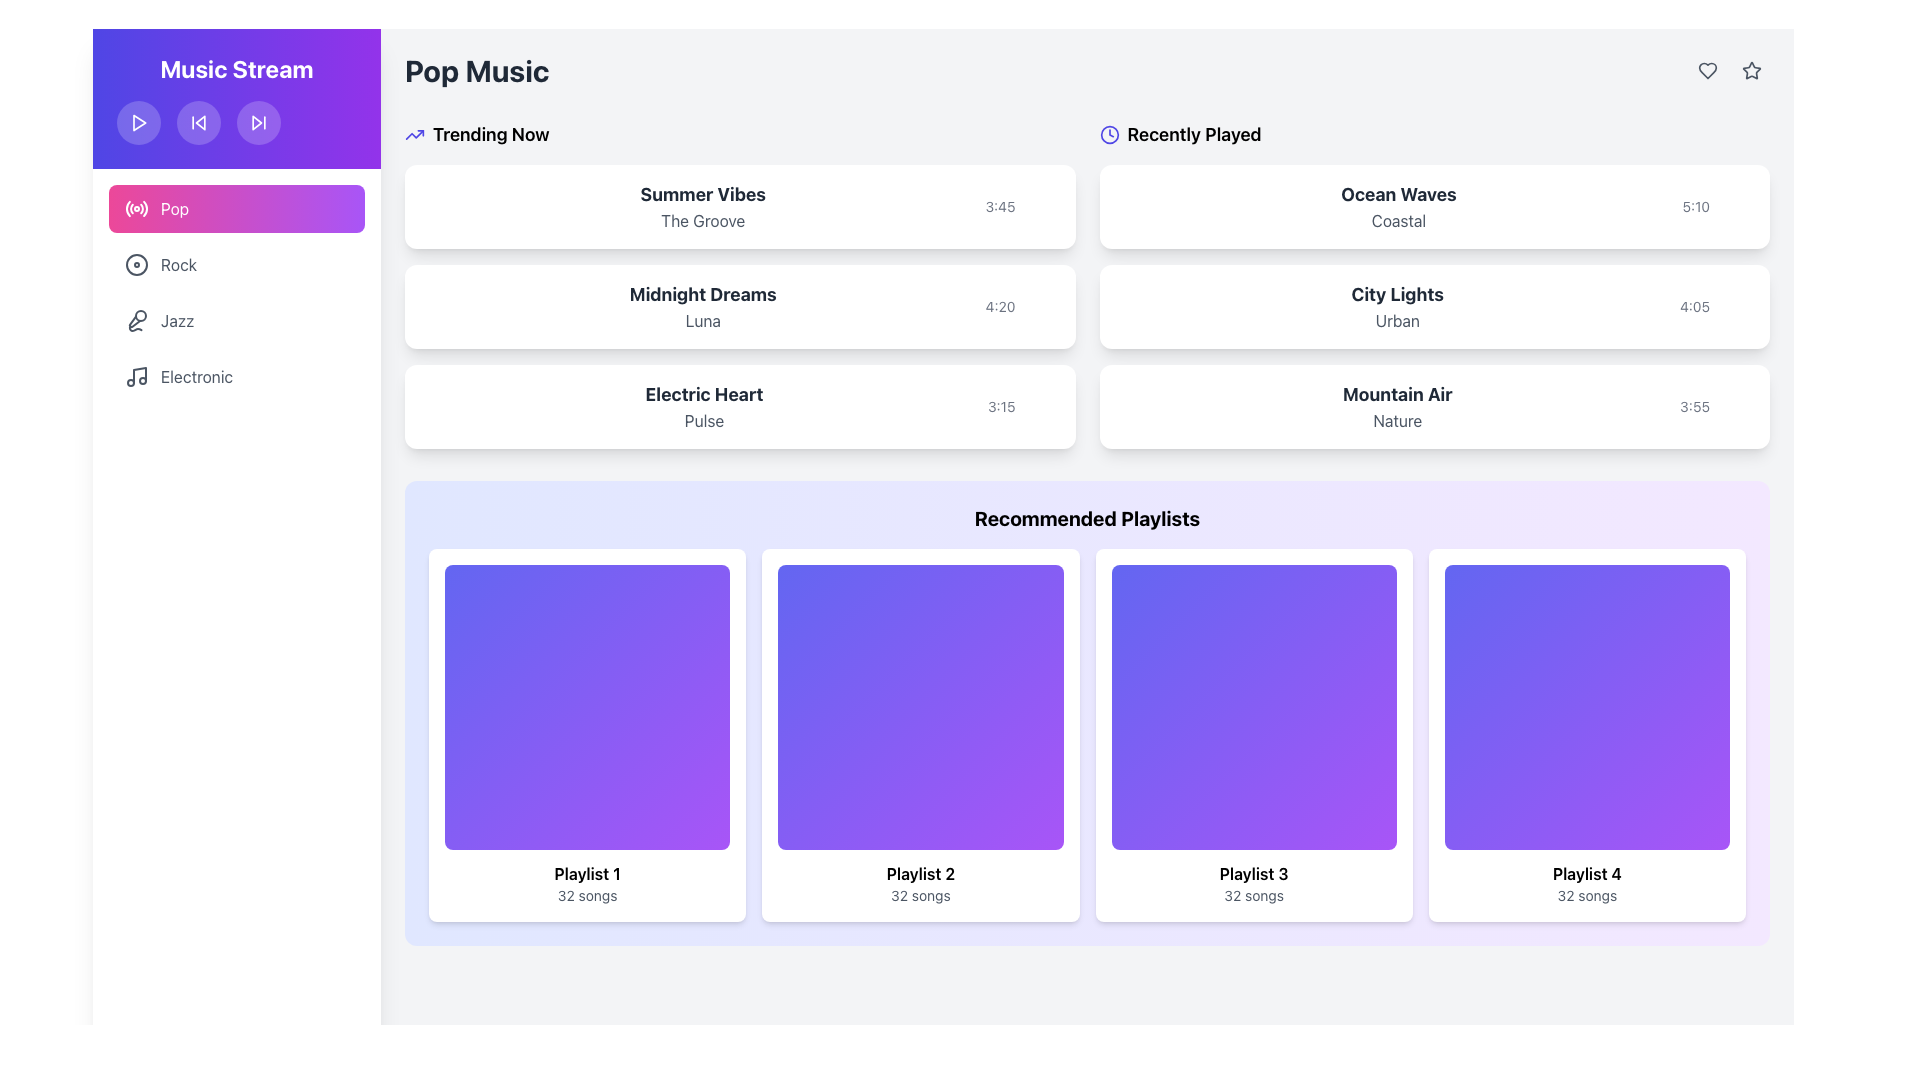  I want to click on secondary text element containing 'Luna' that appears below the song title 'Midnight Dreams' in the 'Trending Now' section, so click(703, 319).